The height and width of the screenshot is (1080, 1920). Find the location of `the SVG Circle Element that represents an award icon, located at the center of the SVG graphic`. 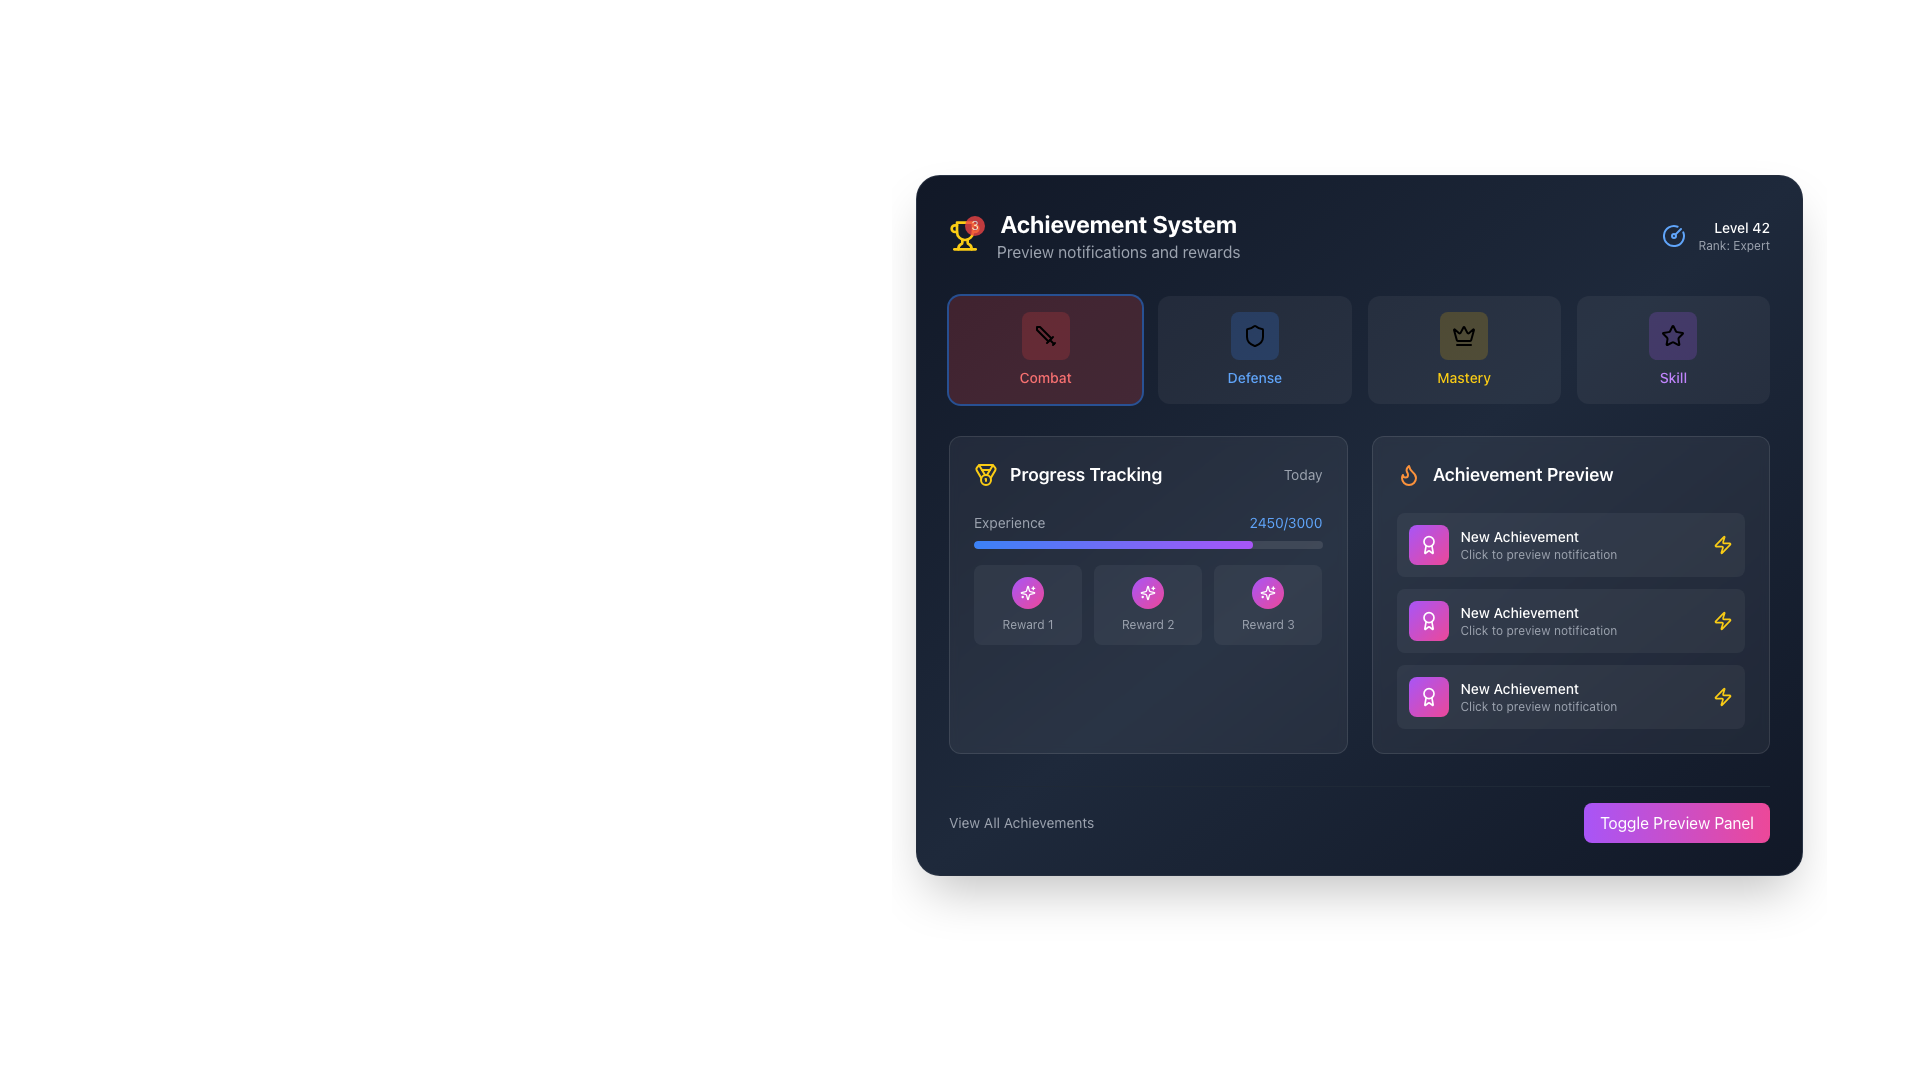

the SVG Circle Element that represents an award icon, located at the center of the SVG graphic is located at coordinates (1427, 616).